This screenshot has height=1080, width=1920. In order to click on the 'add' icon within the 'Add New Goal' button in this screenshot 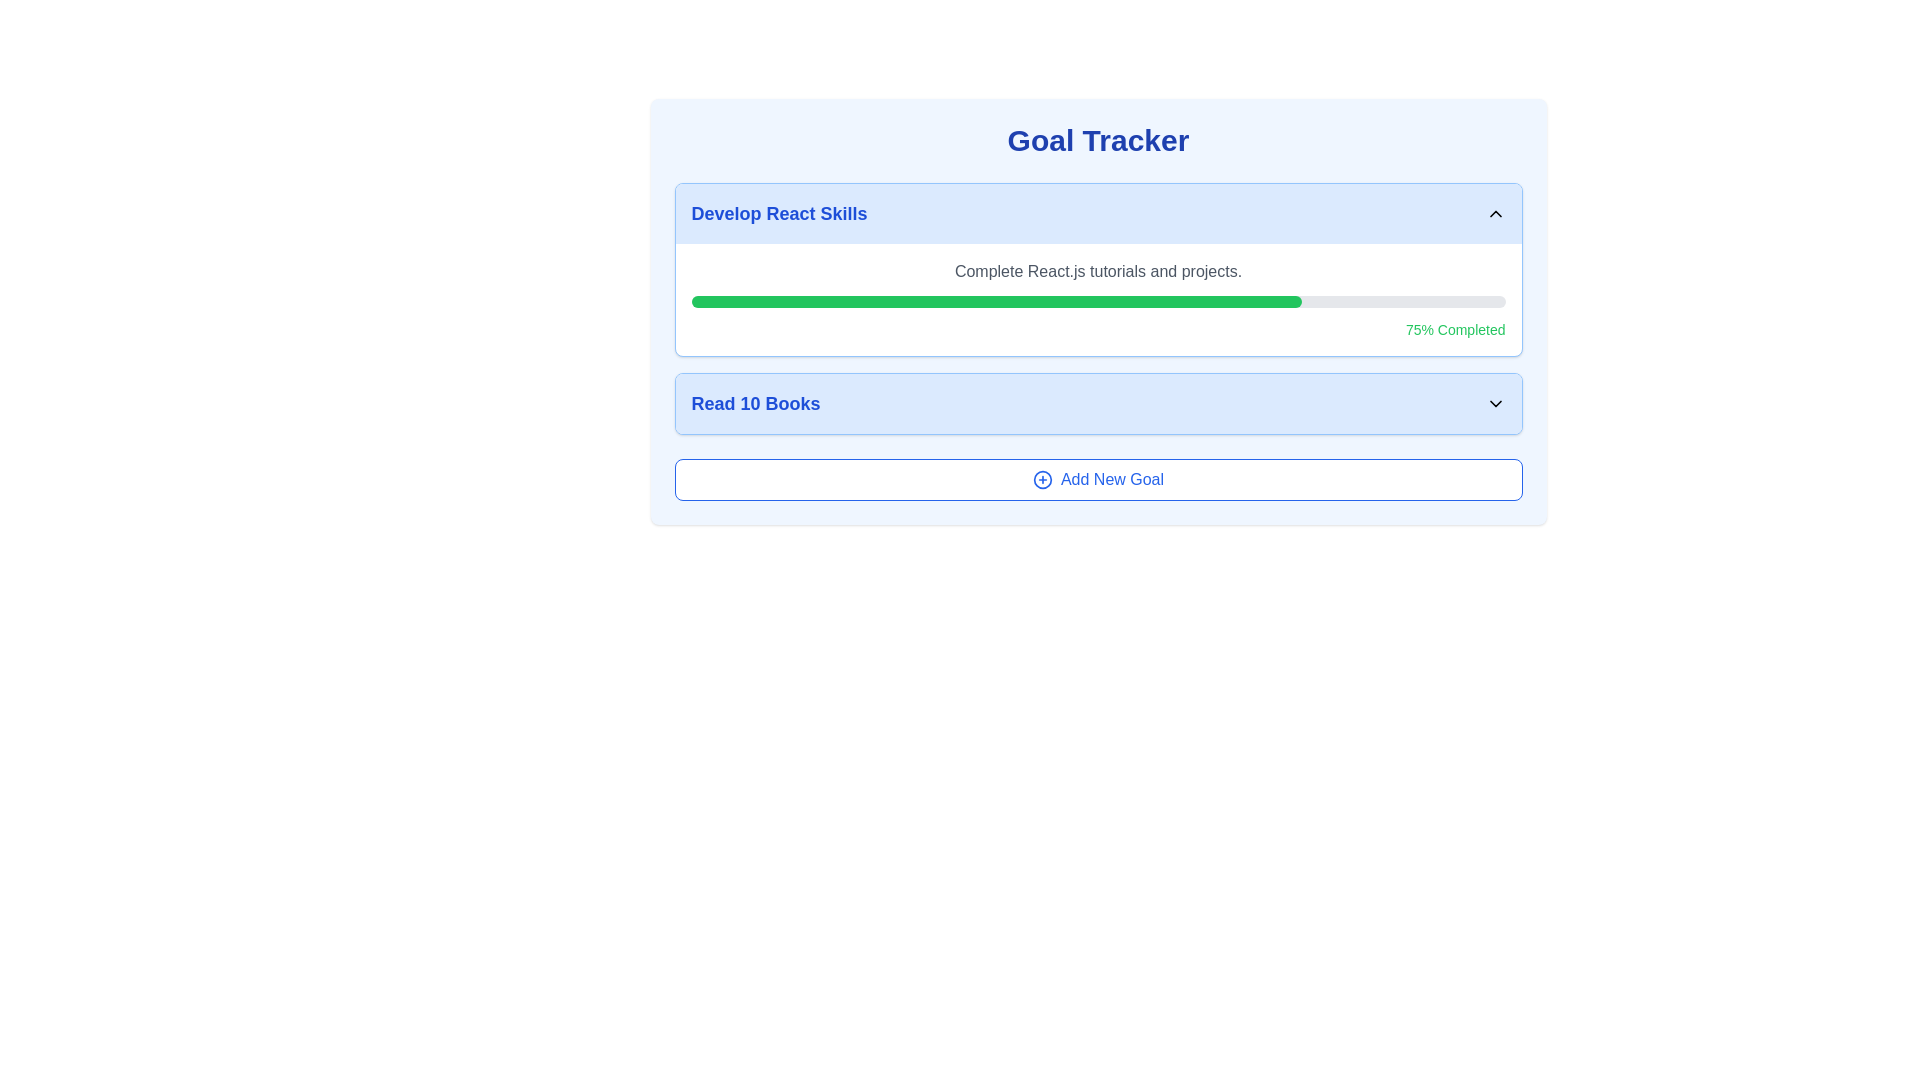, I will do `click(1041, 479)`.